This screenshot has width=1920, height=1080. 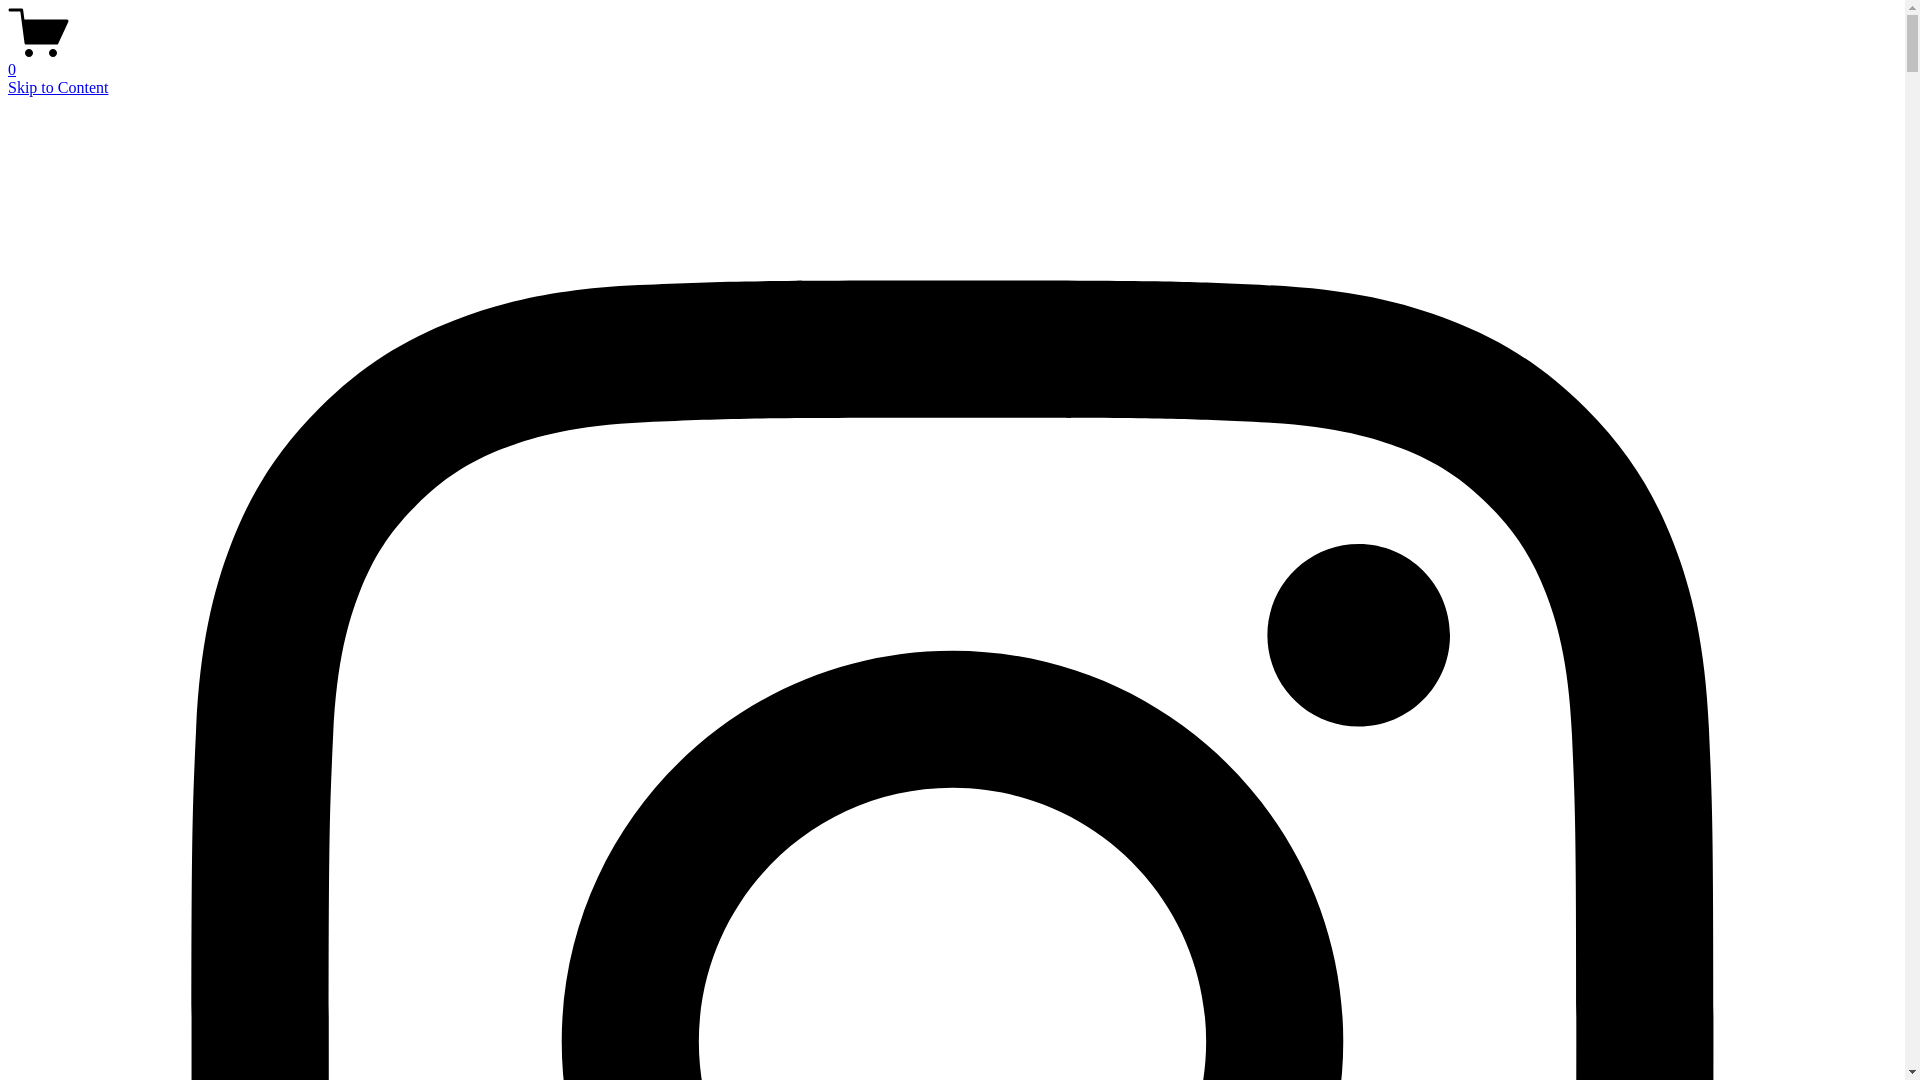 I want to click on '0', so click(x=951, y=60).